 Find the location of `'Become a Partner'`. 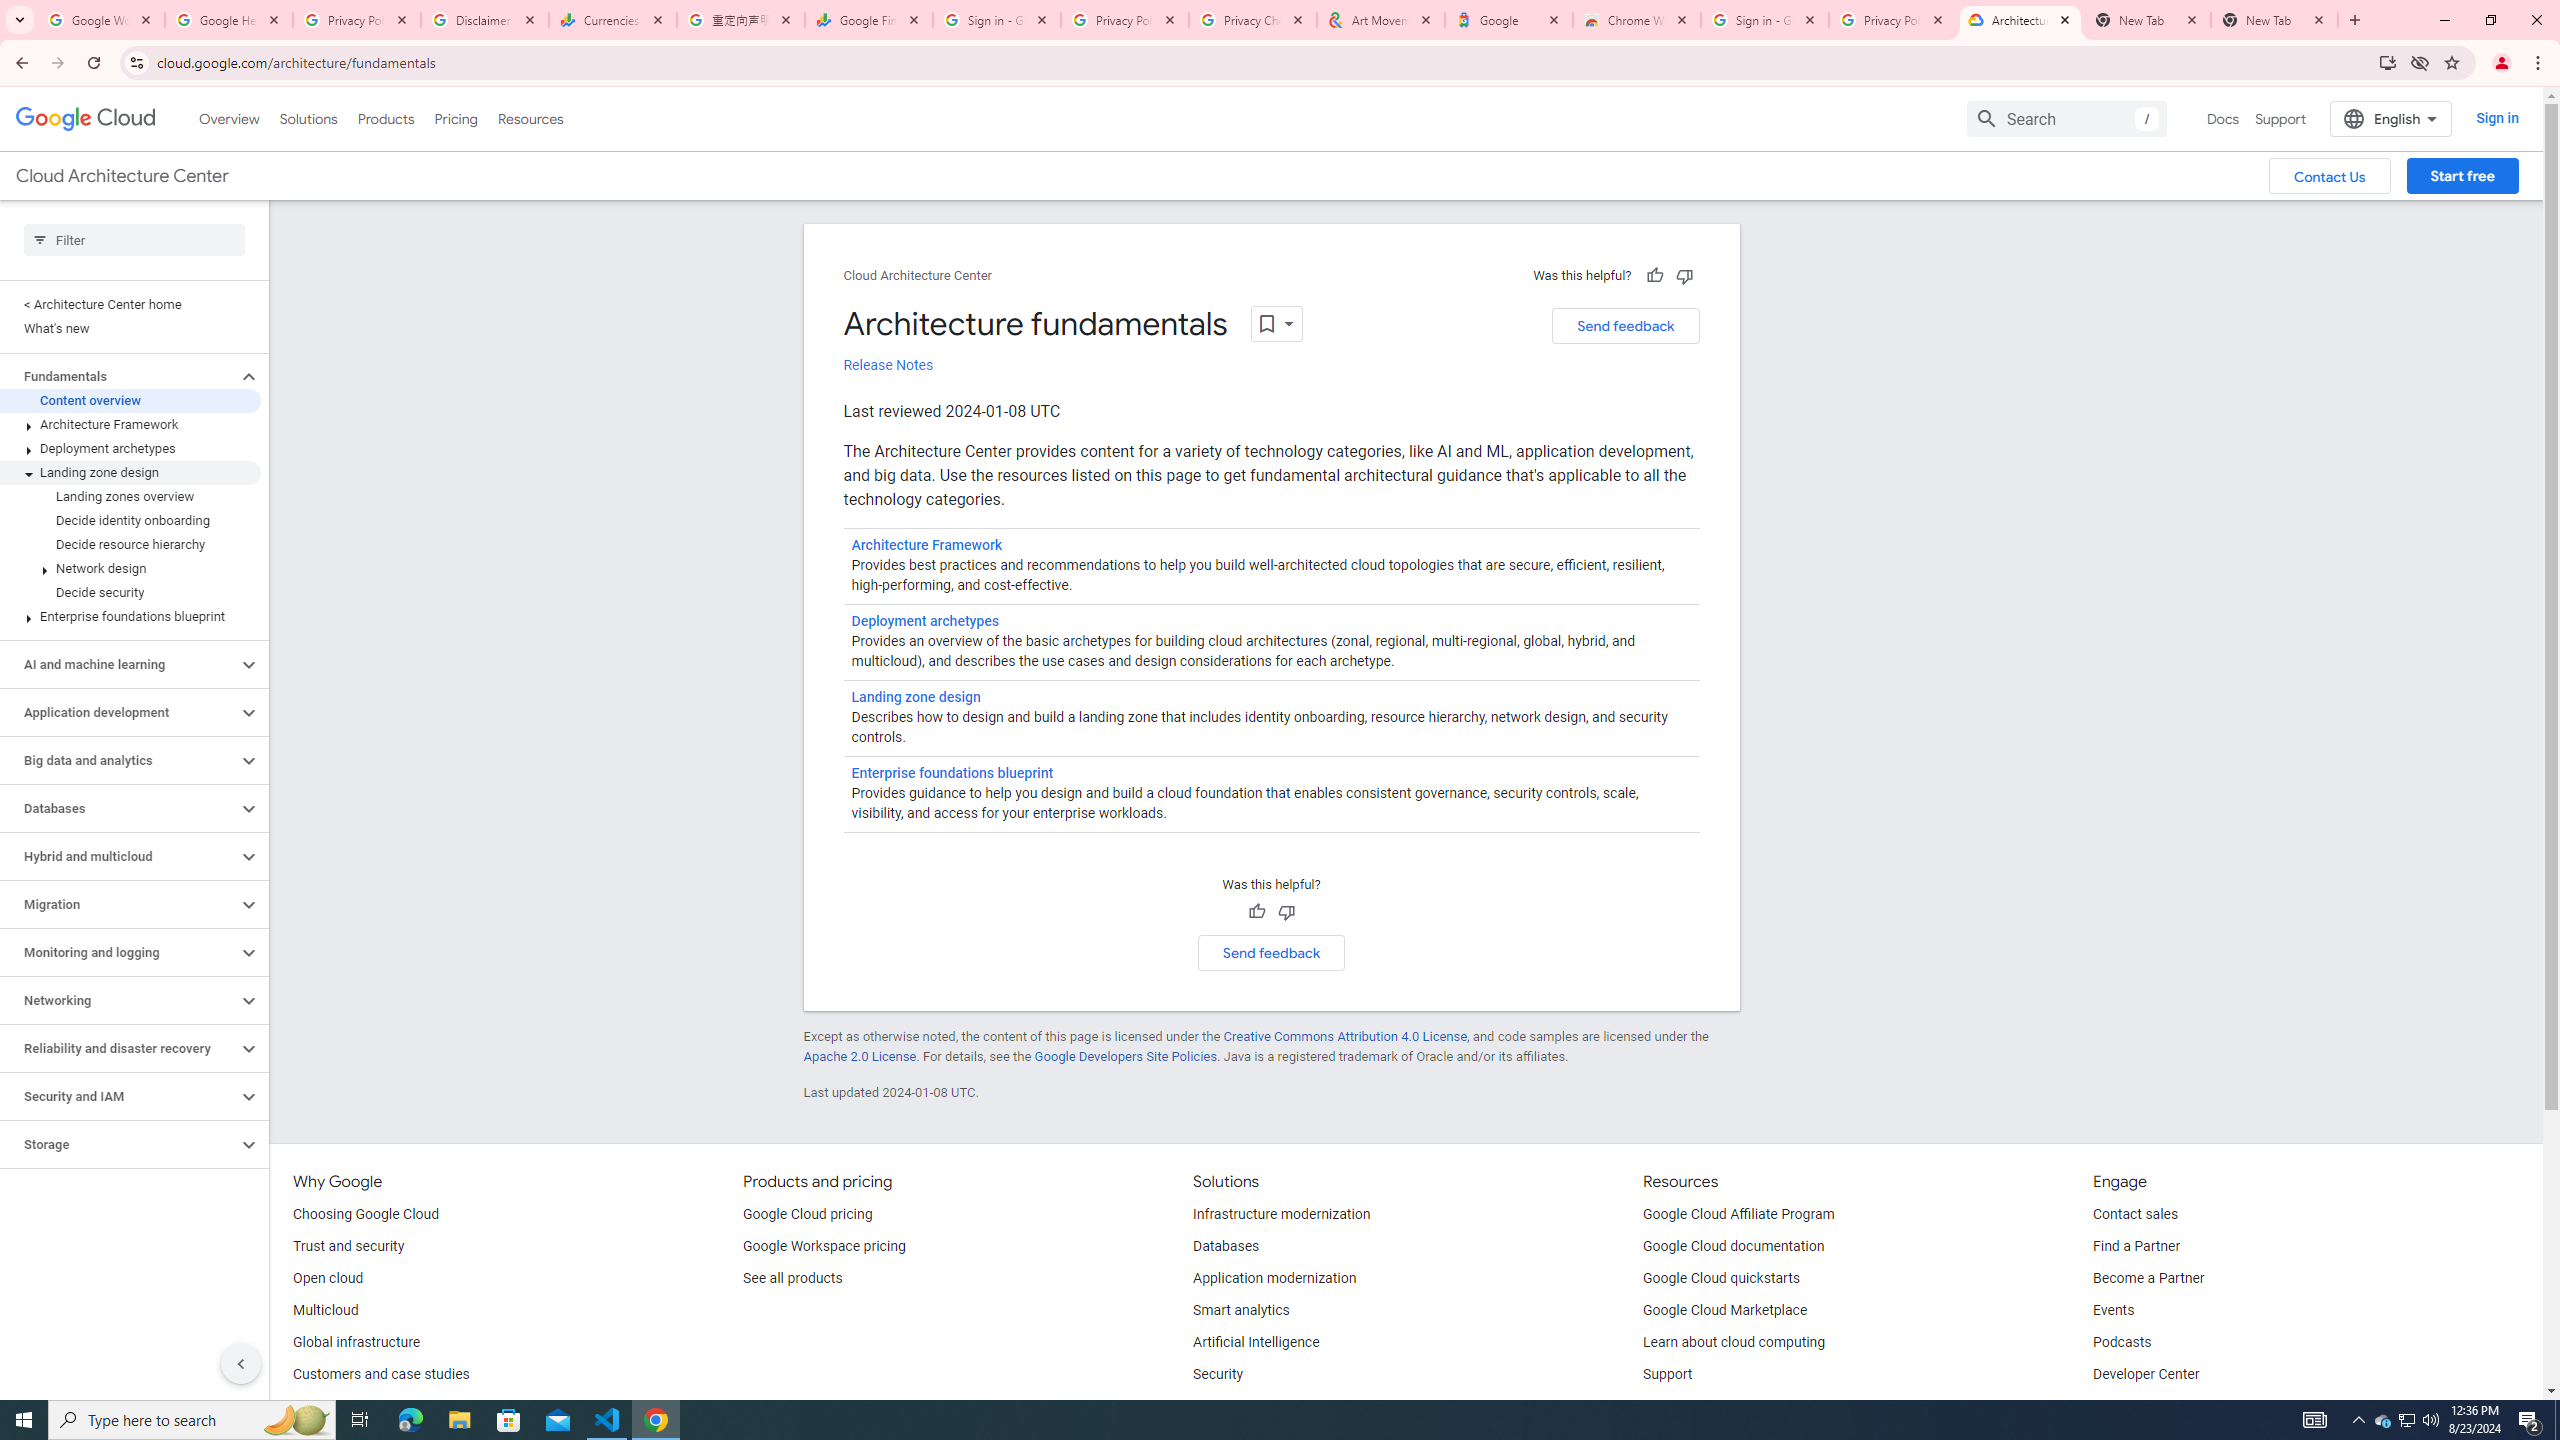

'Become a Partner' is located at coordinates (2148, 1278).